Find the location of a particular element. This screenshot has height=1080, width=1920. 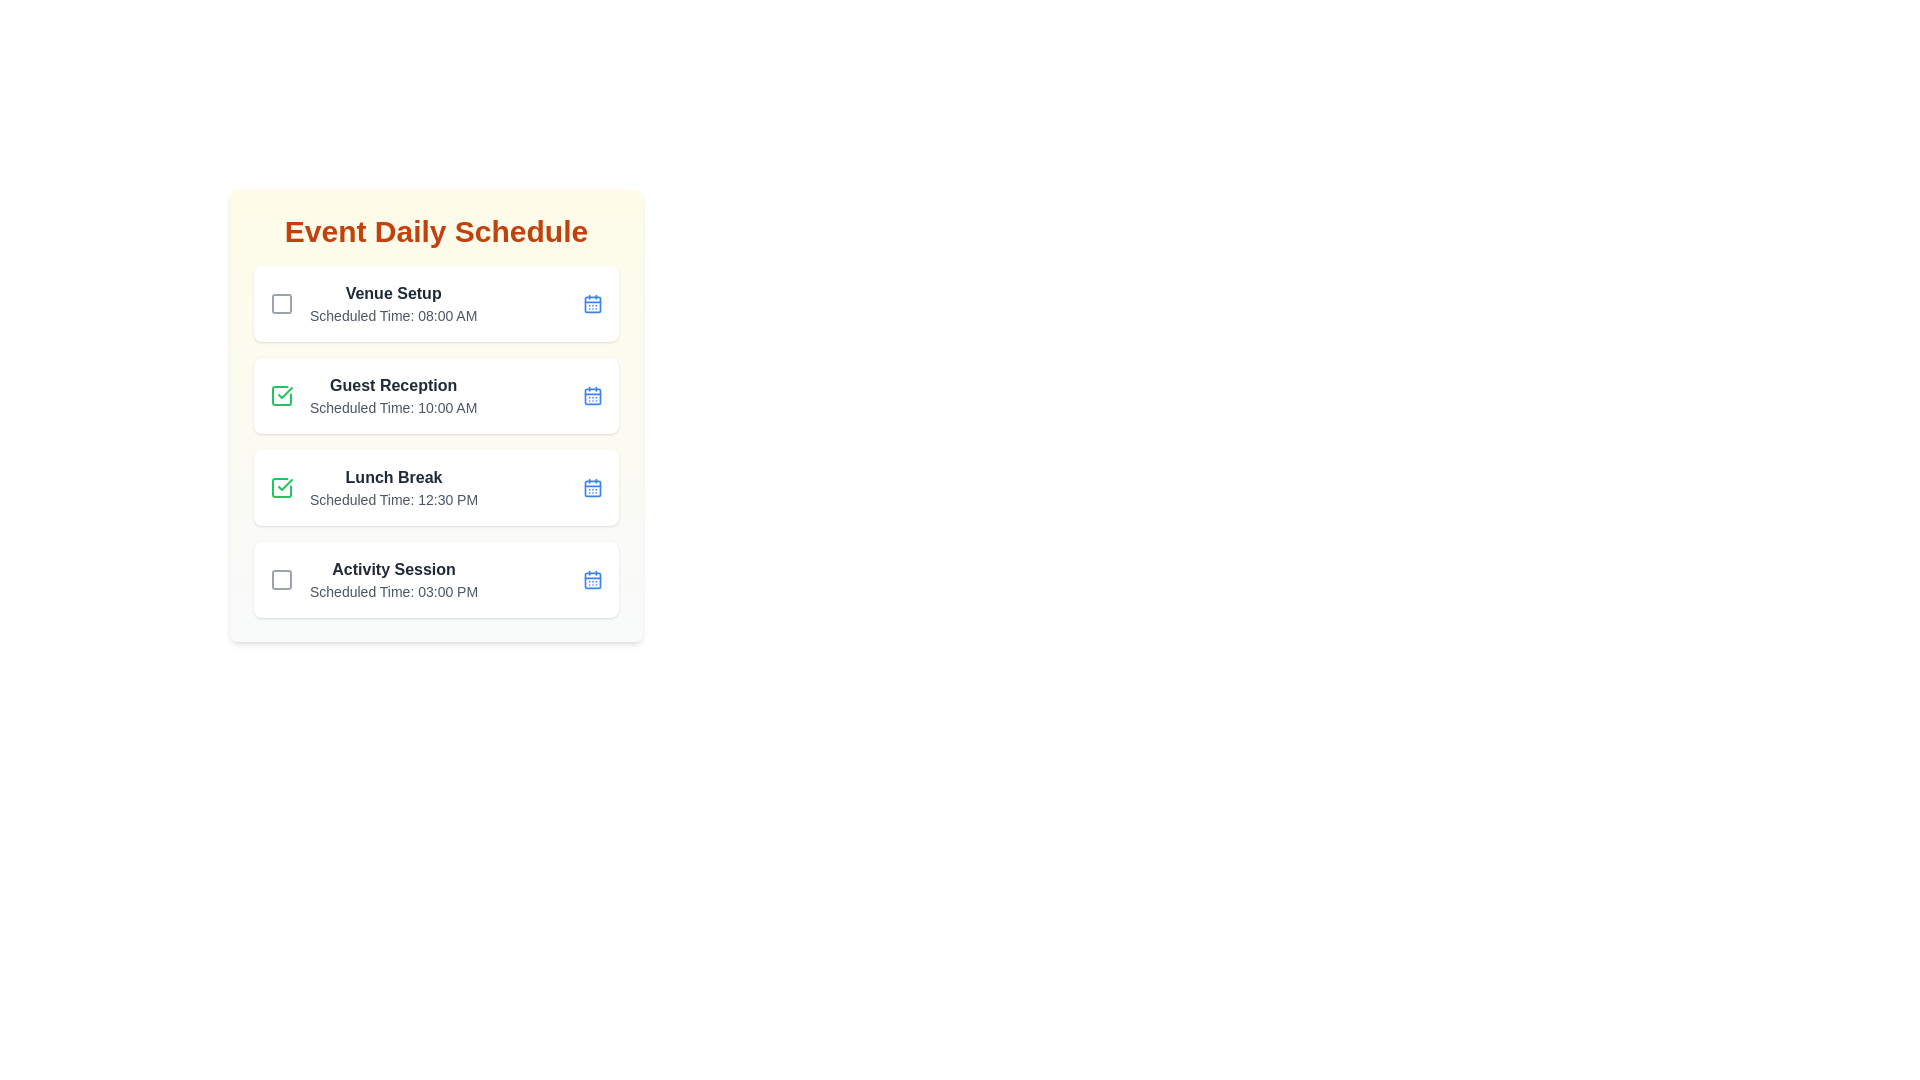

the calendar icon next to the task to view its details is located at coordinates (592, 304).